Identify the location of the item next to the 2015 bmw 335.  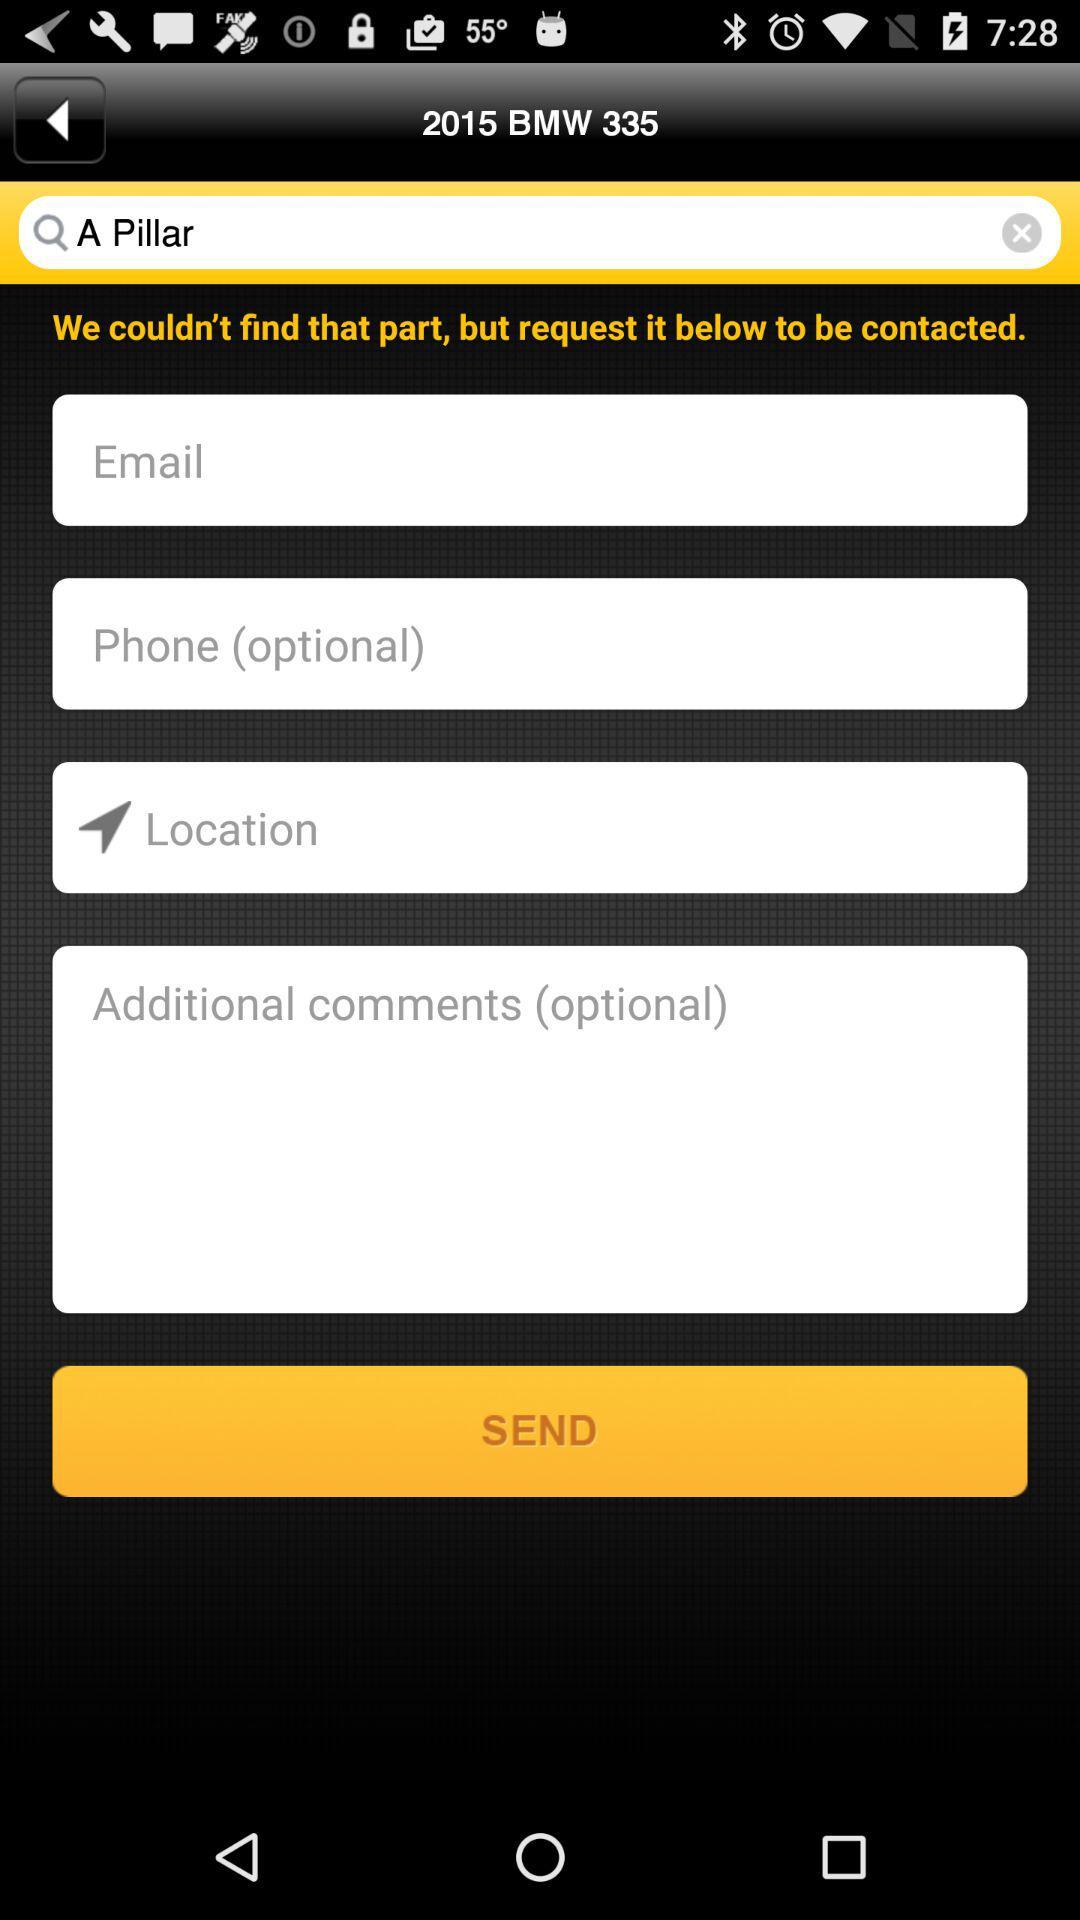
(1021, 232).